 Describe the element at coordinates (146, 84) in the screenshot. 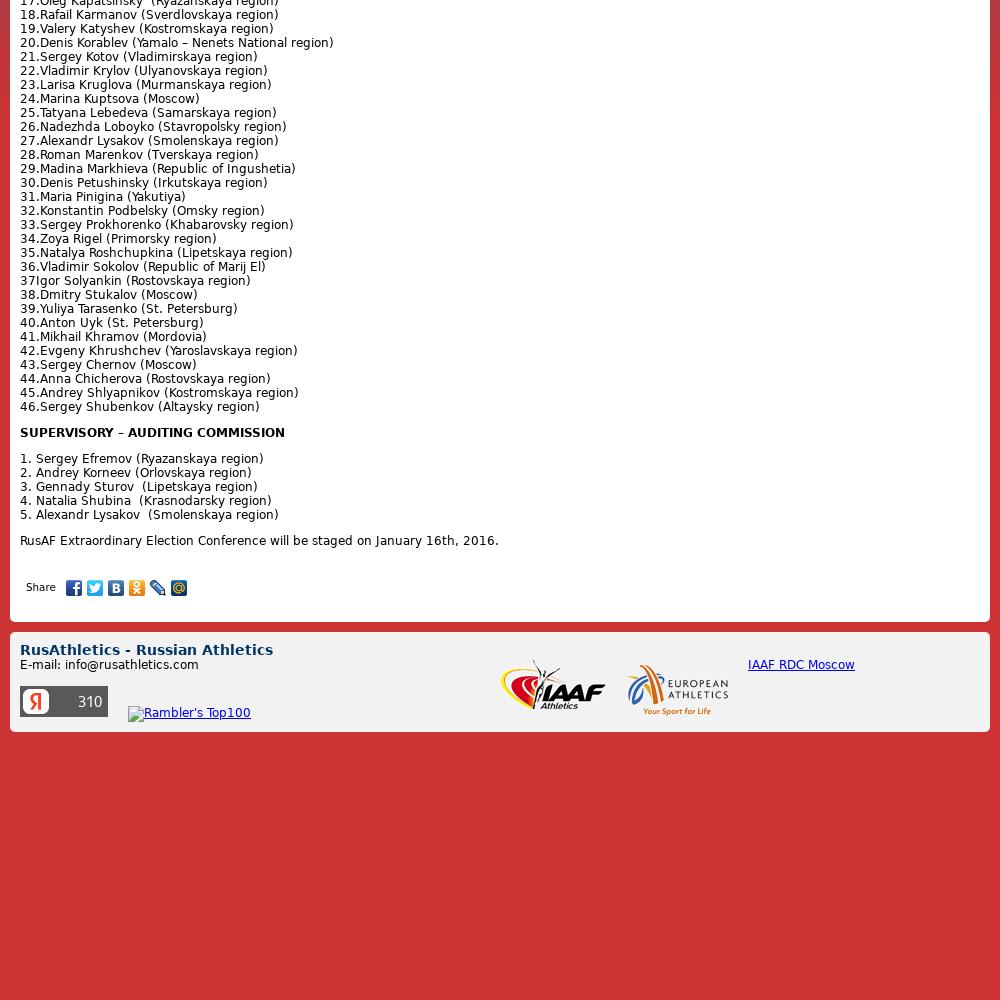

I see `'23.Larisa Kruglova (Murmanskaya region)'` at that location.